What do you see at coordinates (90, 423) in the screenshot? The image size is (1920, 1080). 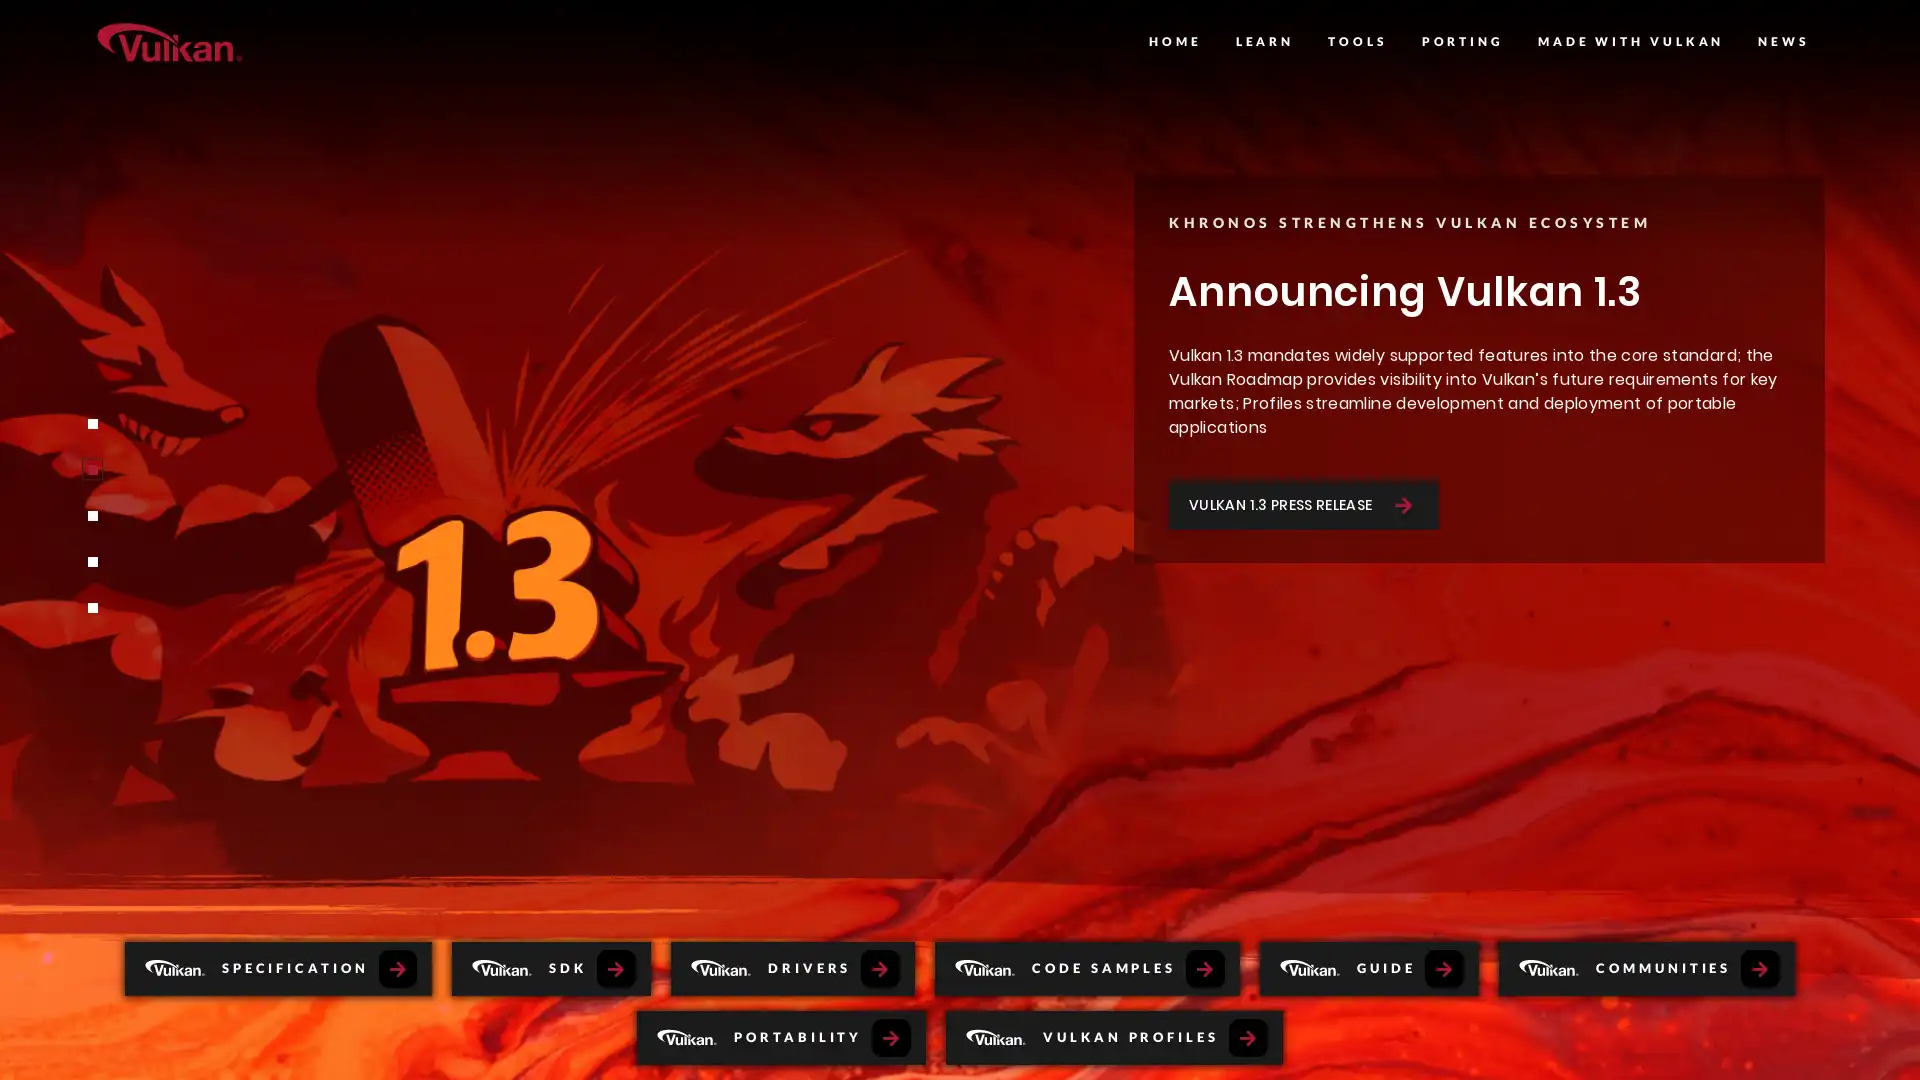 I see `1` at bounding box center [90, 423].